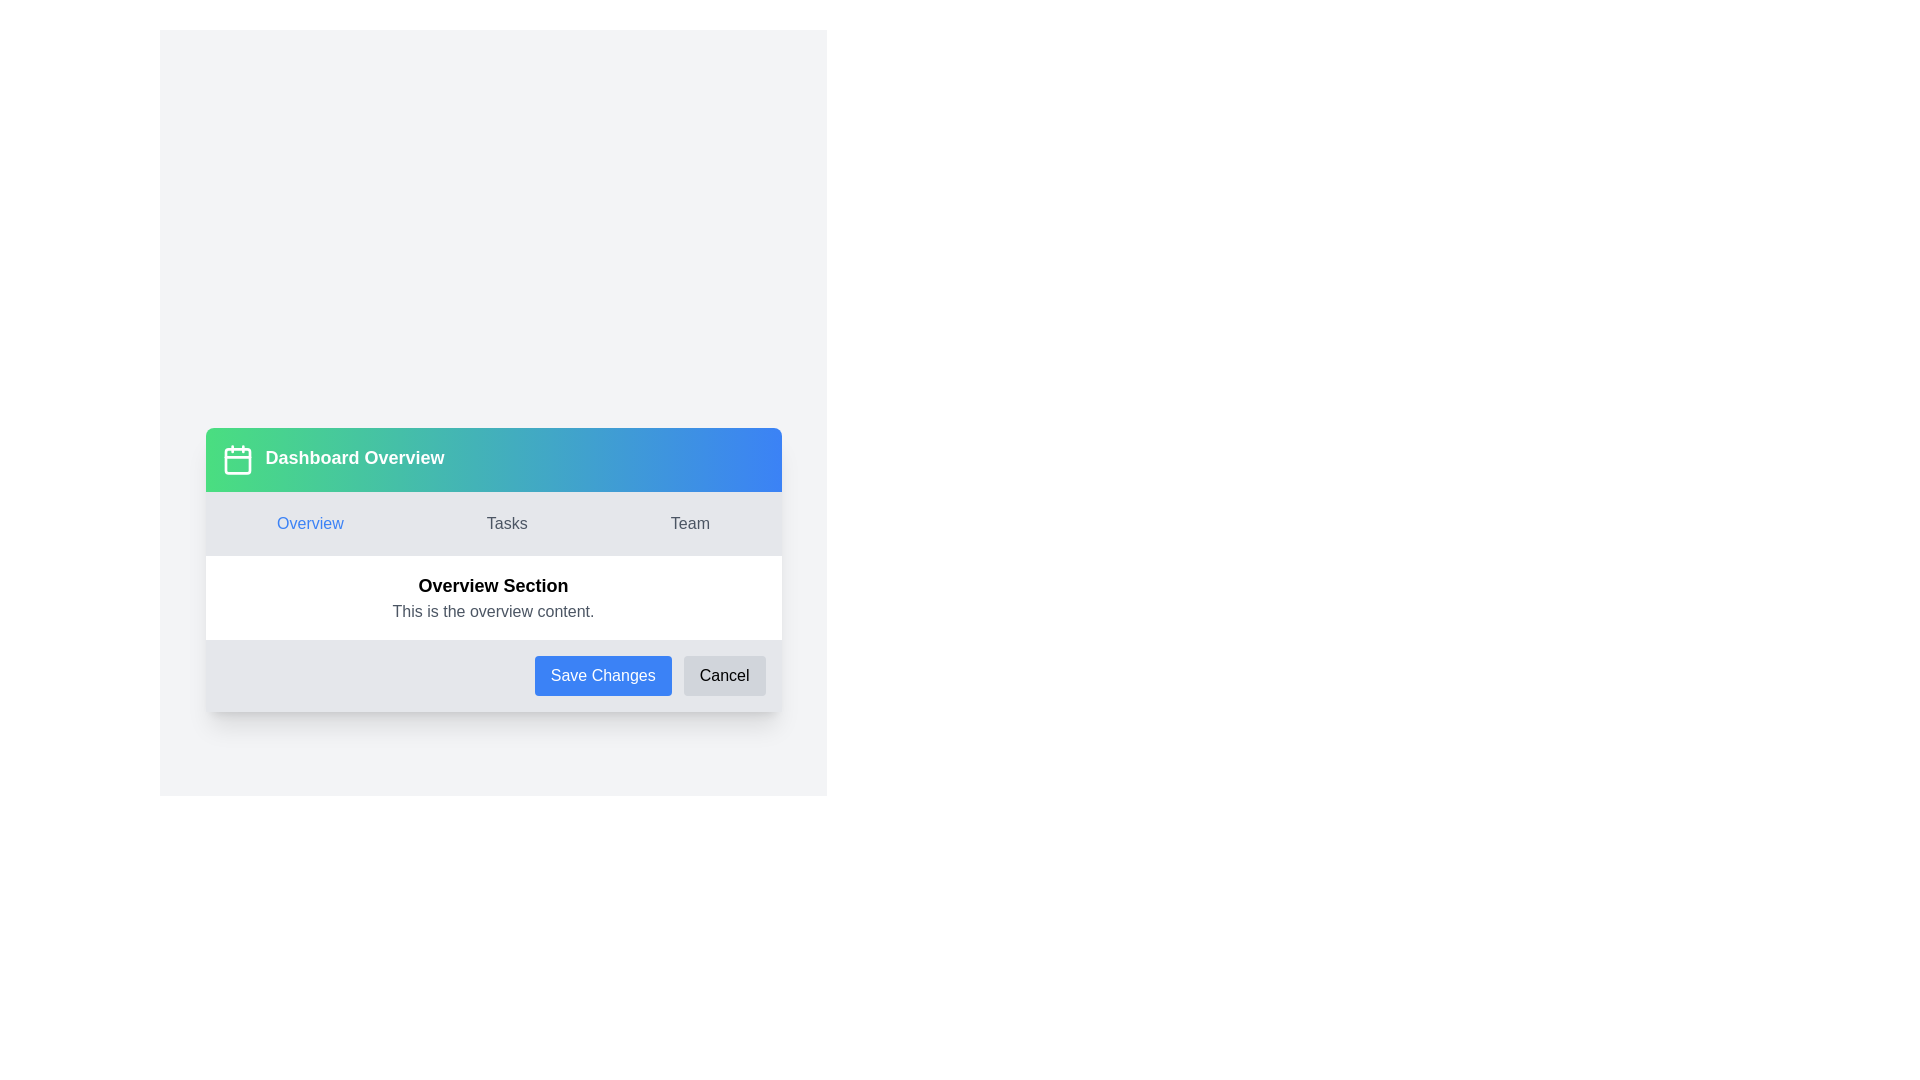 The width and height of the screenshot is (1920, 1080). What do you see at coordinates (309, 523) in the screenshot?
I see `the Navigation Button located at the top center of the interface` at bounding box center [309, 523].